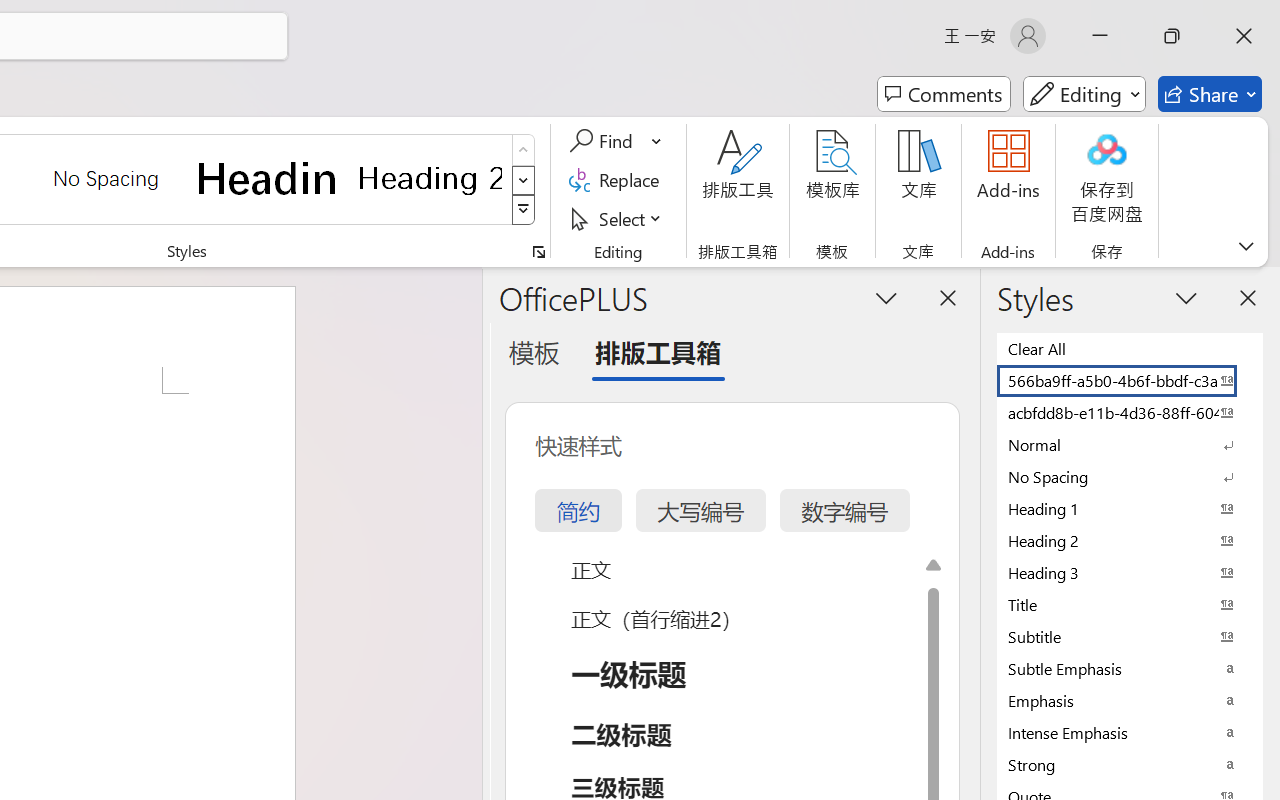 This screenshot has height=800, width=1280. What do you see at coordinates (1130, 668) in the screenshot?
I see `'Subtle Emphasis'` at bounding box center [1130, 668].